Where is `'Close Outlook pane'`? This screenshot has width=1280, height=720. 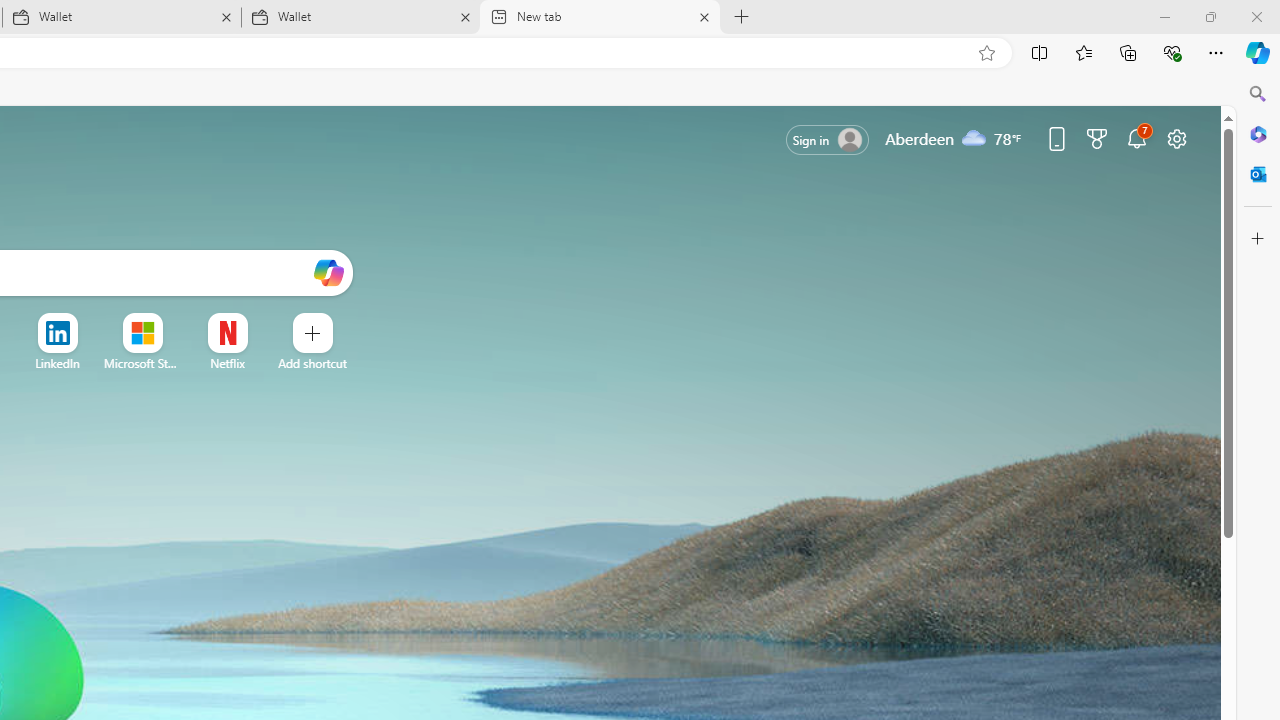
'Close Outlook pane' is located at coordinates (1257, 173).